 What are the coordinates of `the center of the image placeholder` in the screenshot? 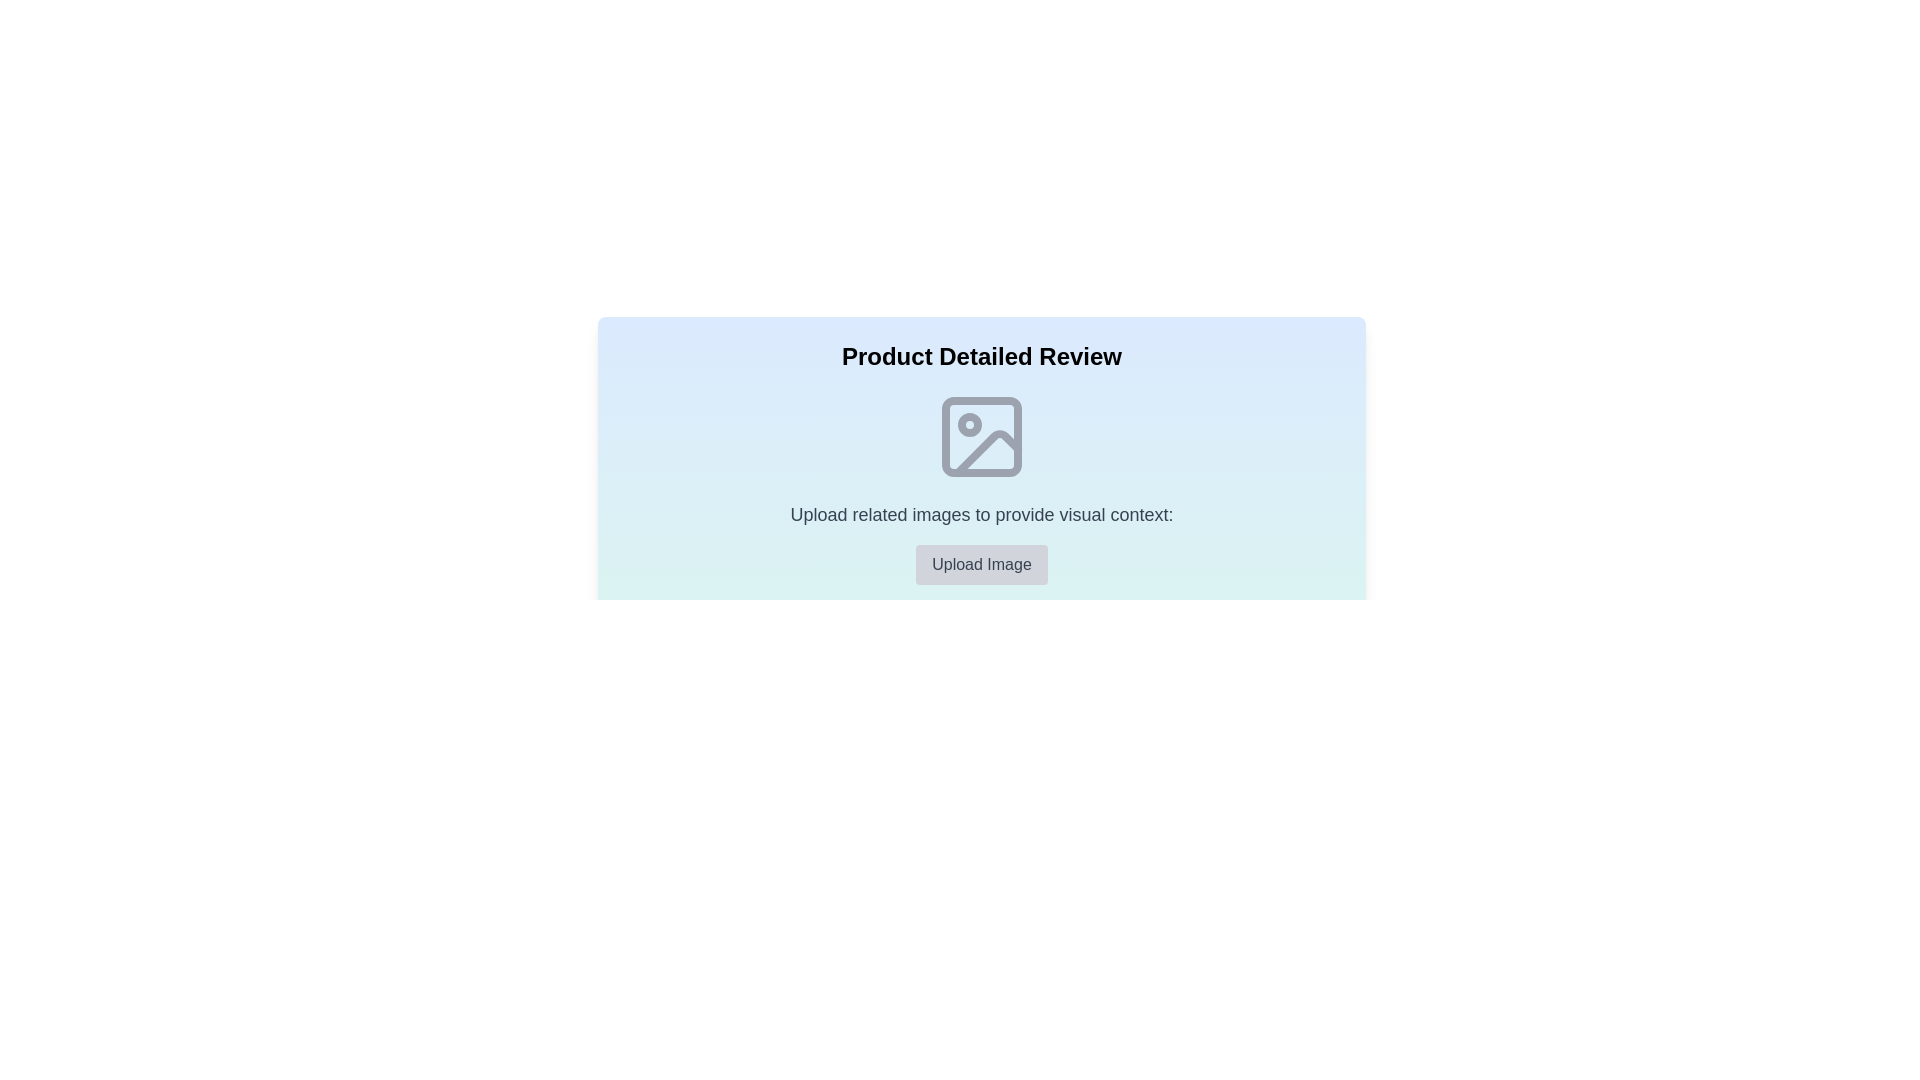 It's located at (982, 435).